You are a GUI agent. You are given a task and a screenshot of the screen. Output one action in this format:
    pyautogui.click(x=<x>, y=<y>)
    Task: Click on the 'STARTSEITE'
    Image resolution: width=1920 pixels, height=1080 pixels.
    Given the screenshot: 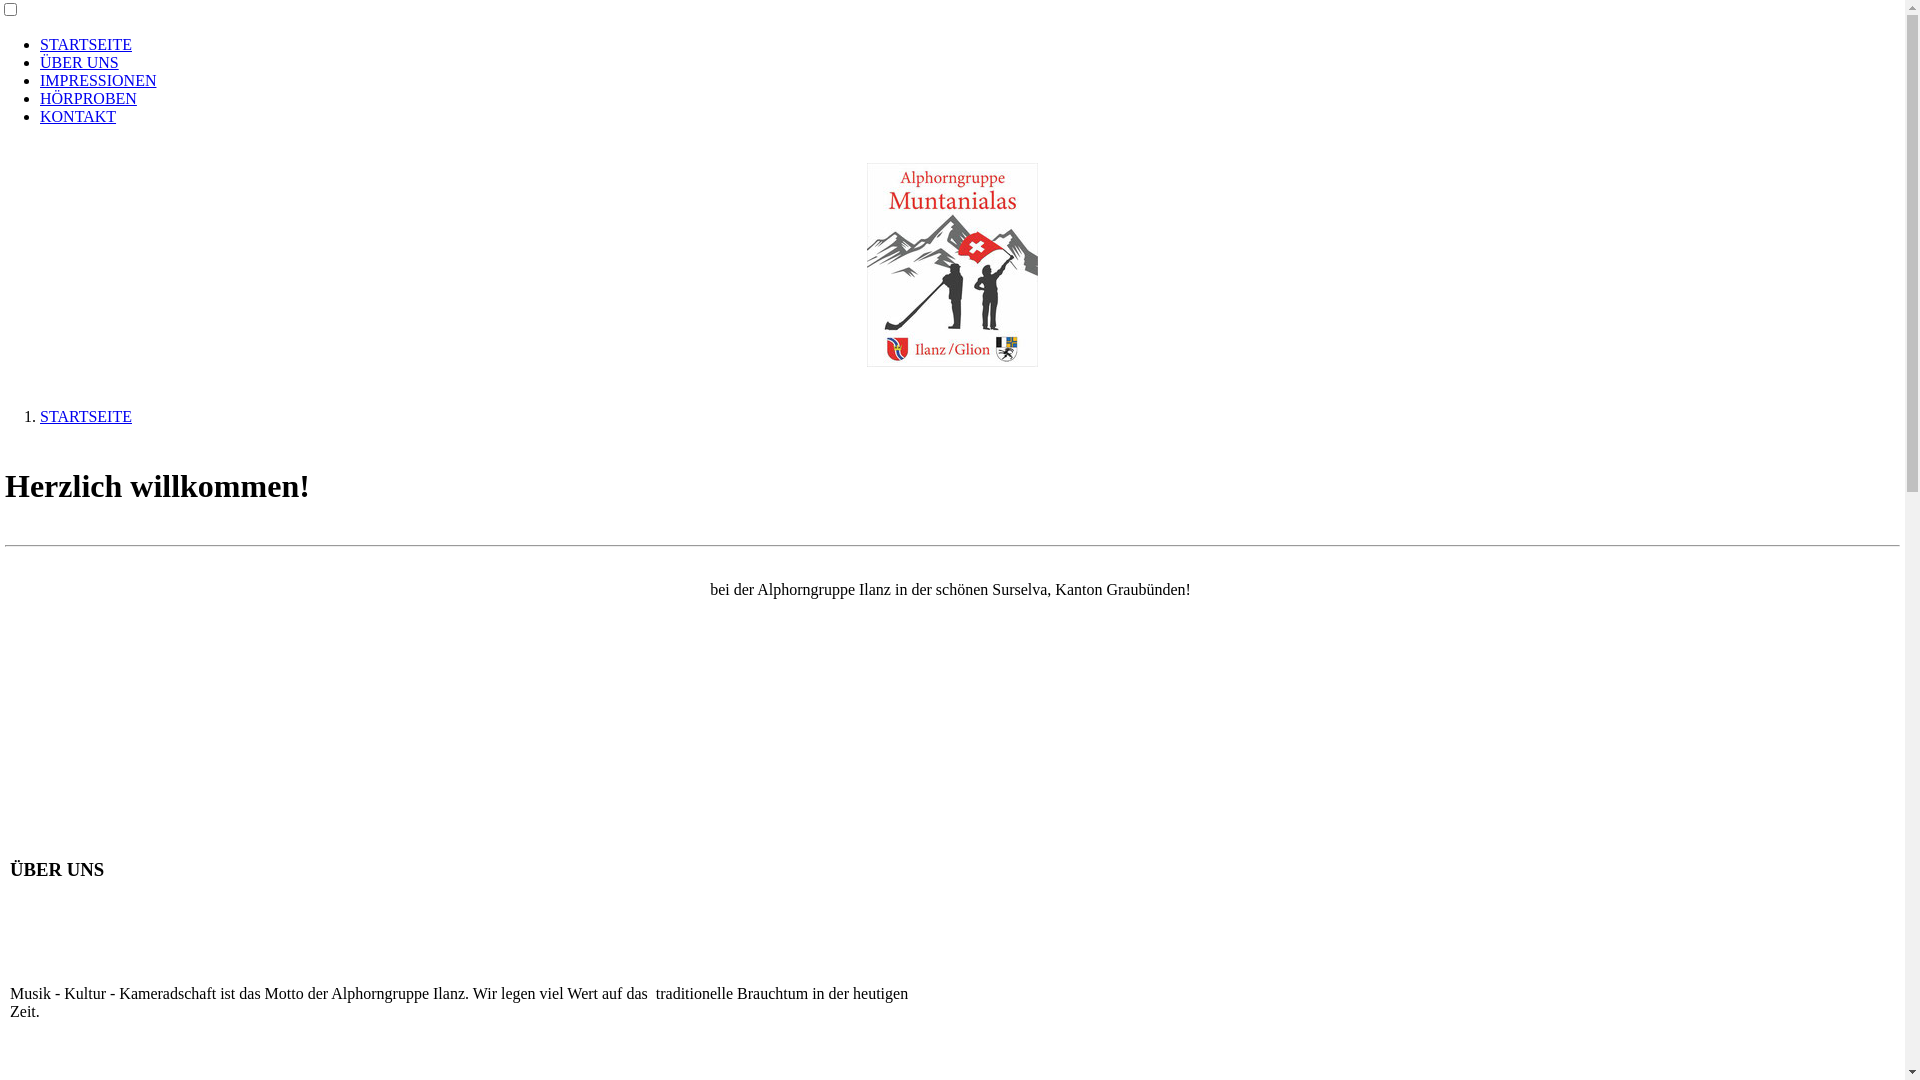 What is the action you would take?
    pyautogui.click(x=85, y=44)
    